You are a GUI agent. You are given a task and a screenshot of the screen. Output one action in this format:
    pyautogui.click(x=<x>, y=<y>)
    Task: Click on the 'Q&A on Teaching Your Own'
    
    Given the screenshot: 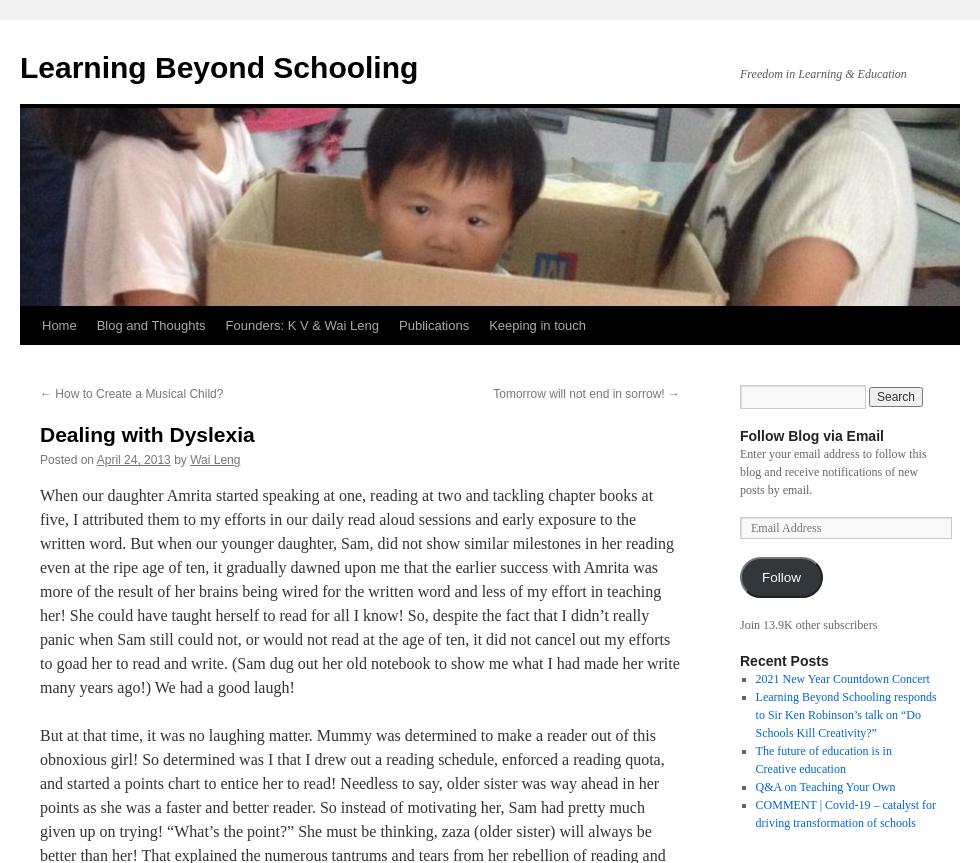 What is the action you would take?
    pyautogui.click(x=754, y=785)
    